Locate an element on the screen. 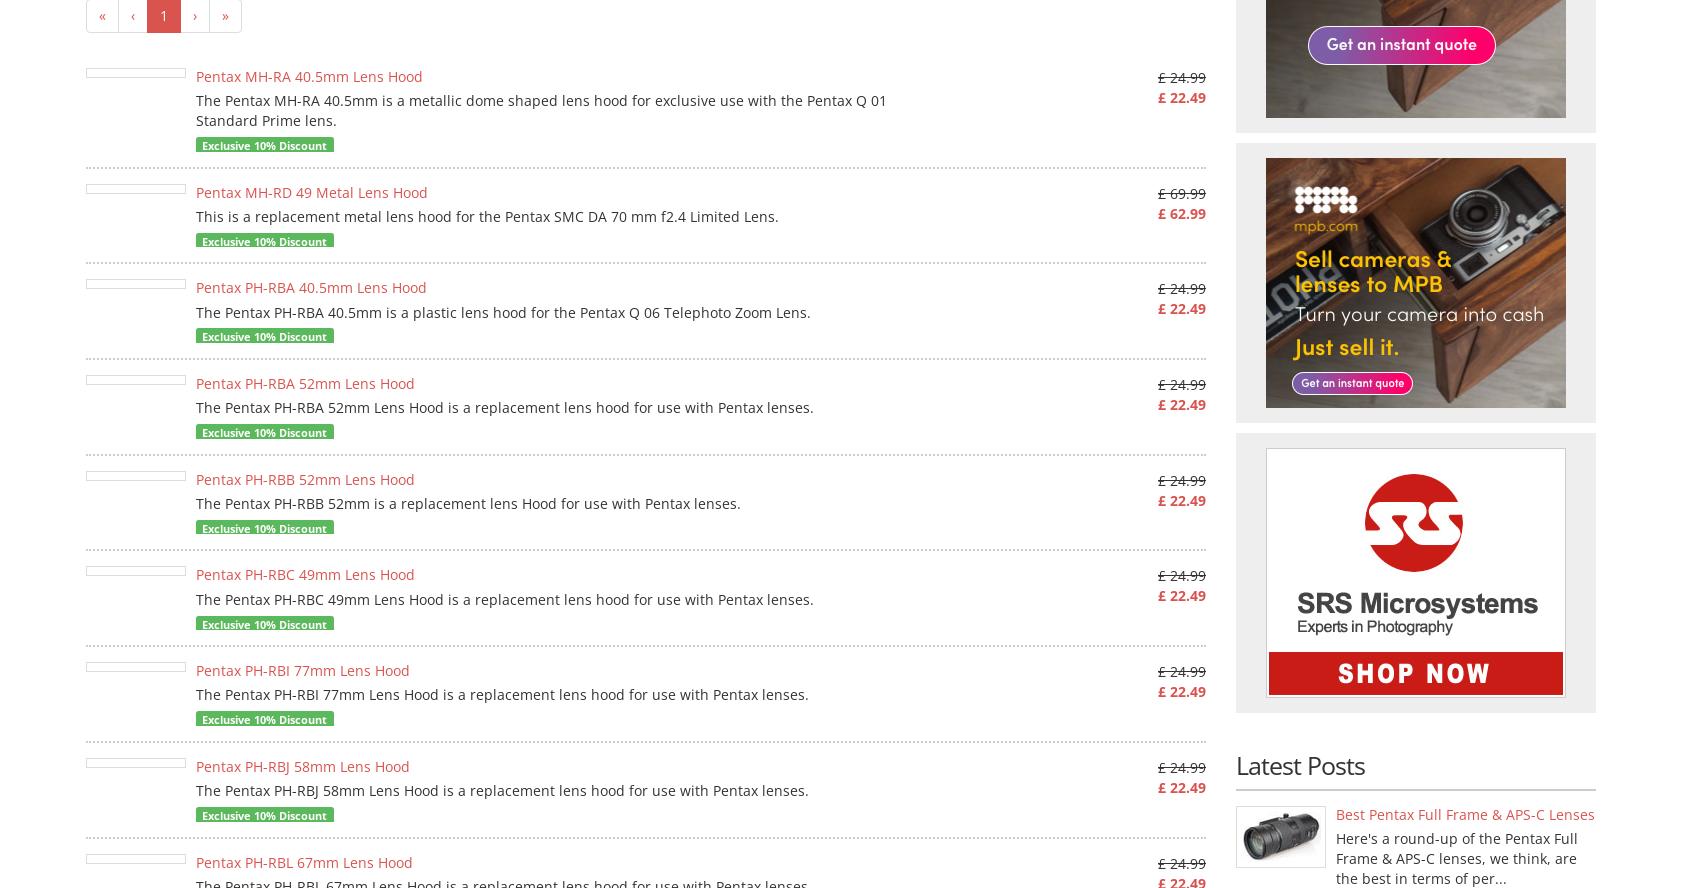  'The Pentax PH-RBJ 58mm Lens Hood is a replacement lens hood for use with Pentax lenses.' is located at coordinates (502, 790).